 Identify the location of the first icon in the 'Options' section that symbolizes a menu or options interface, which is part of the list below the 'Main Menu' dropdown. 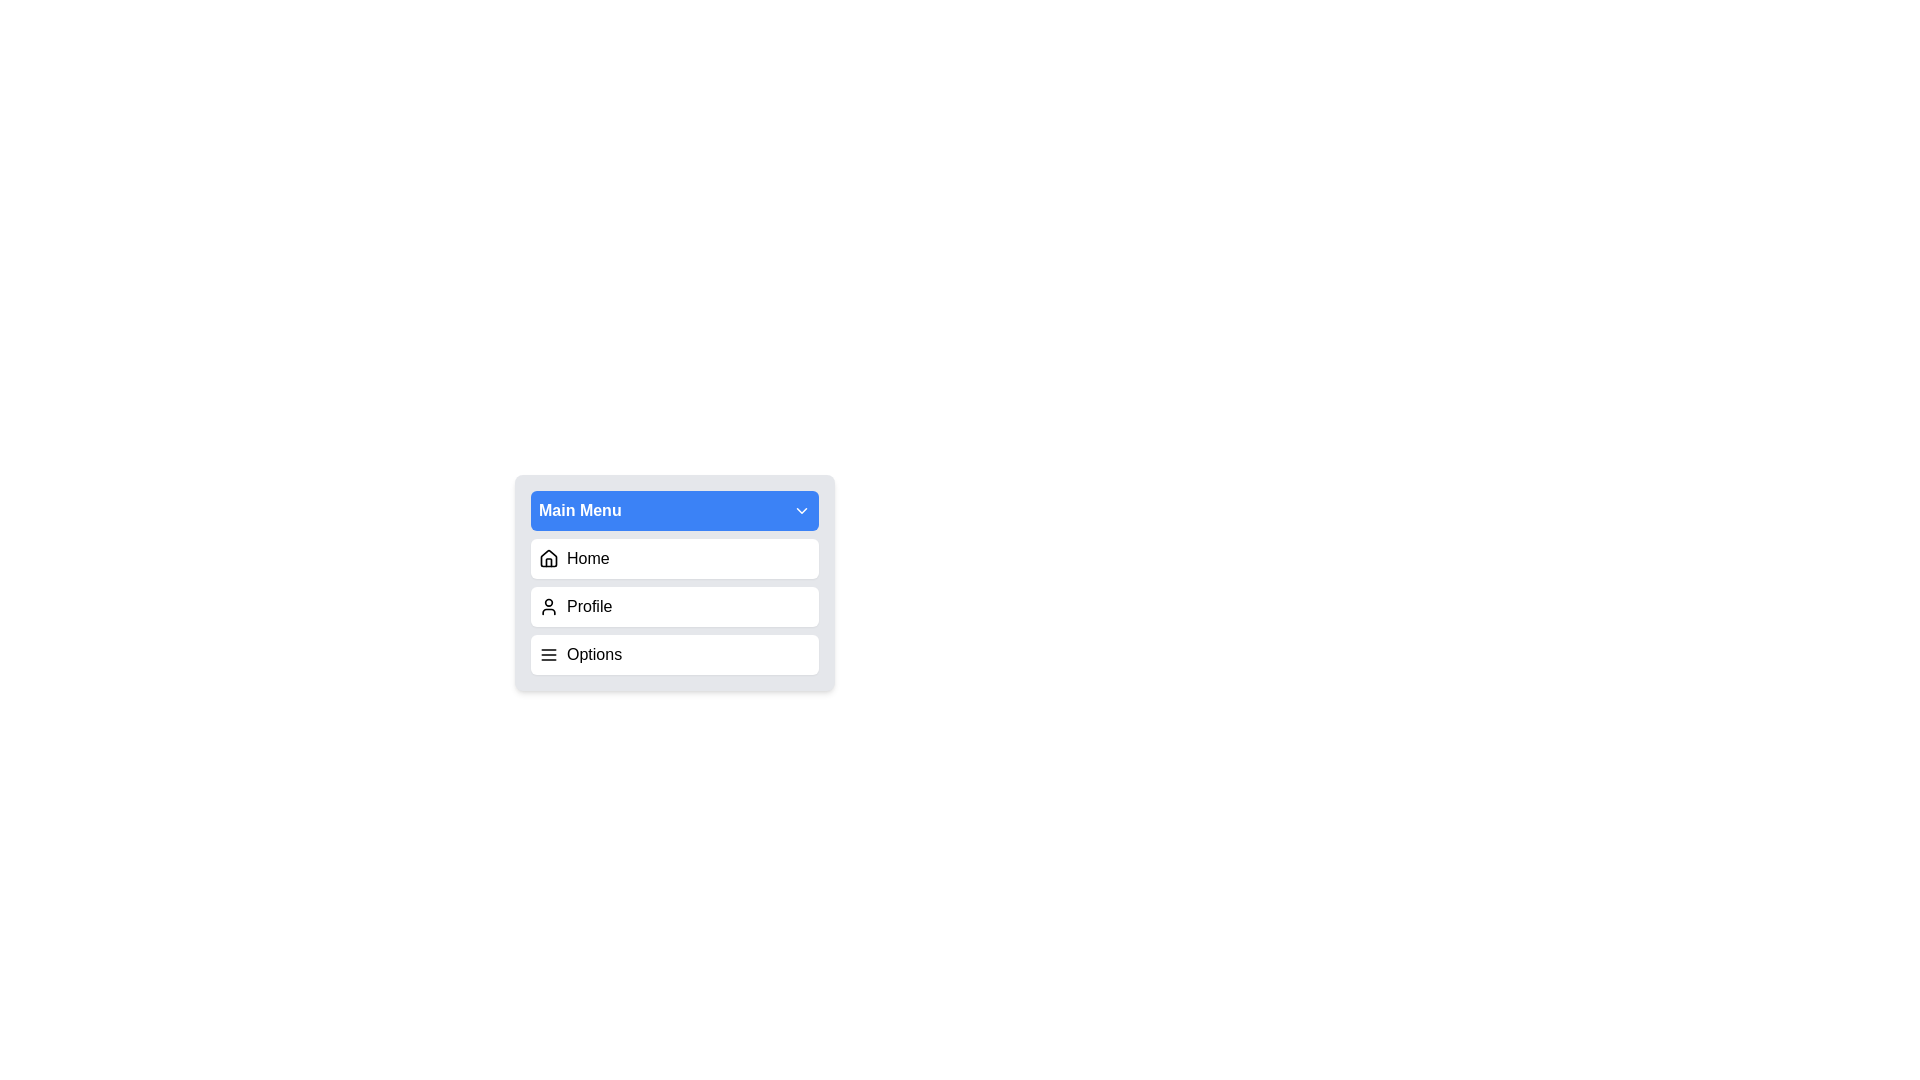
(548, 655).